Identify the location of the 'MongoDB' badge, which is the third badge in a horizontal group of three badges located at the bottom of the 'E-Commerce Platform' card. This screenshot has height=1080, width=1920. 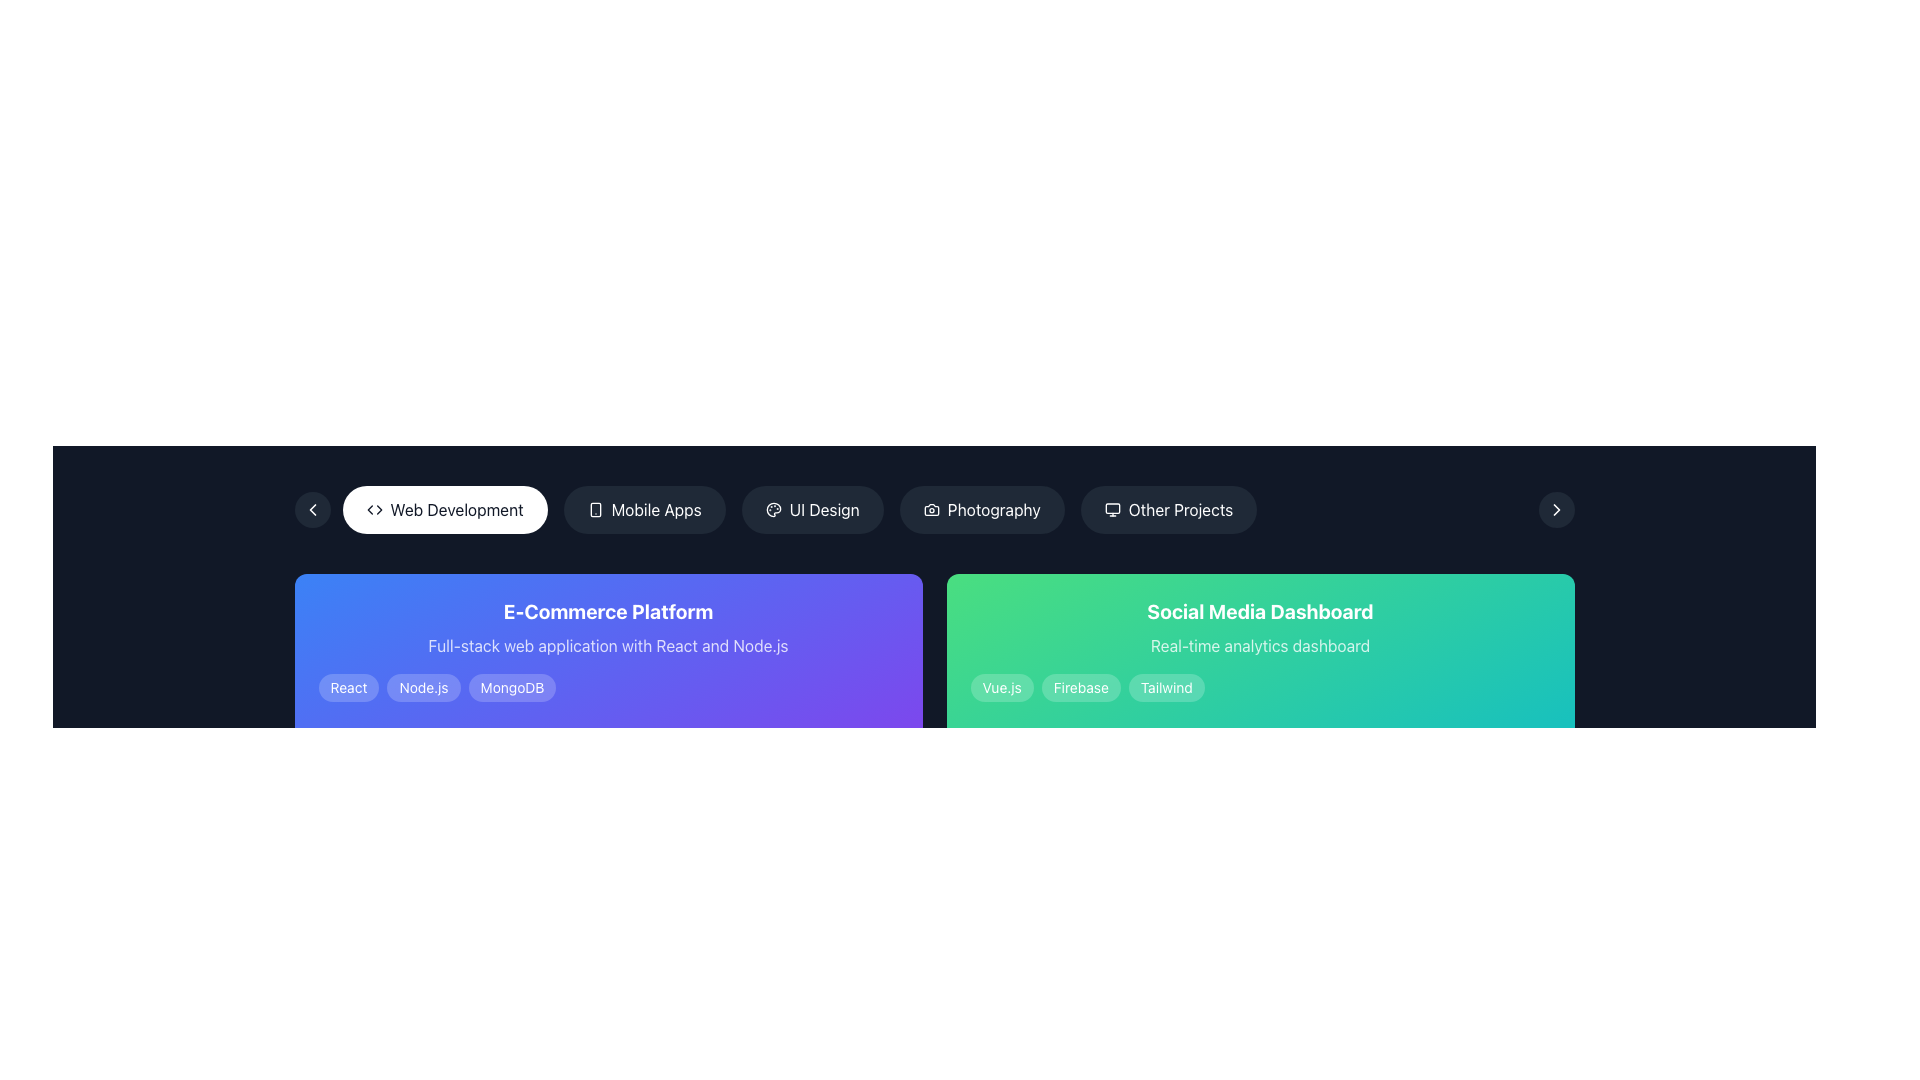
(512, 686).